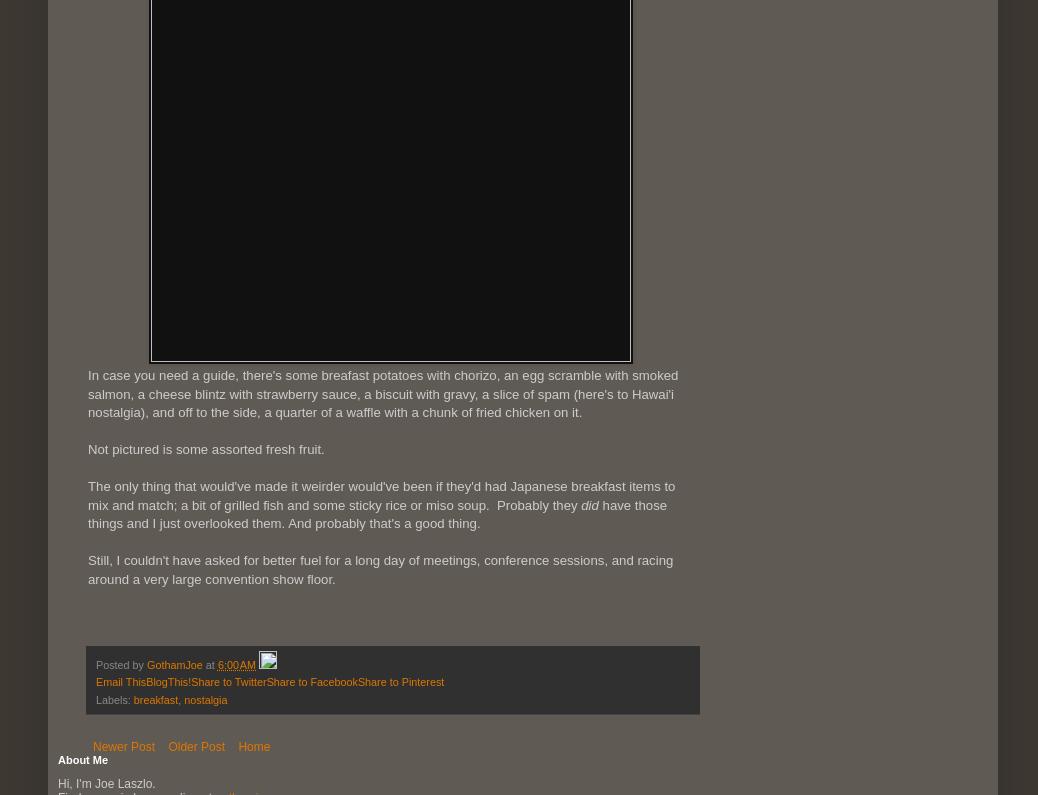 The width and height of the screenshot is (1038, 795). What do you see at coordinates (123, 745) in the screenshot?
I see `'Newer Post'` at bounding box center [123, 745].